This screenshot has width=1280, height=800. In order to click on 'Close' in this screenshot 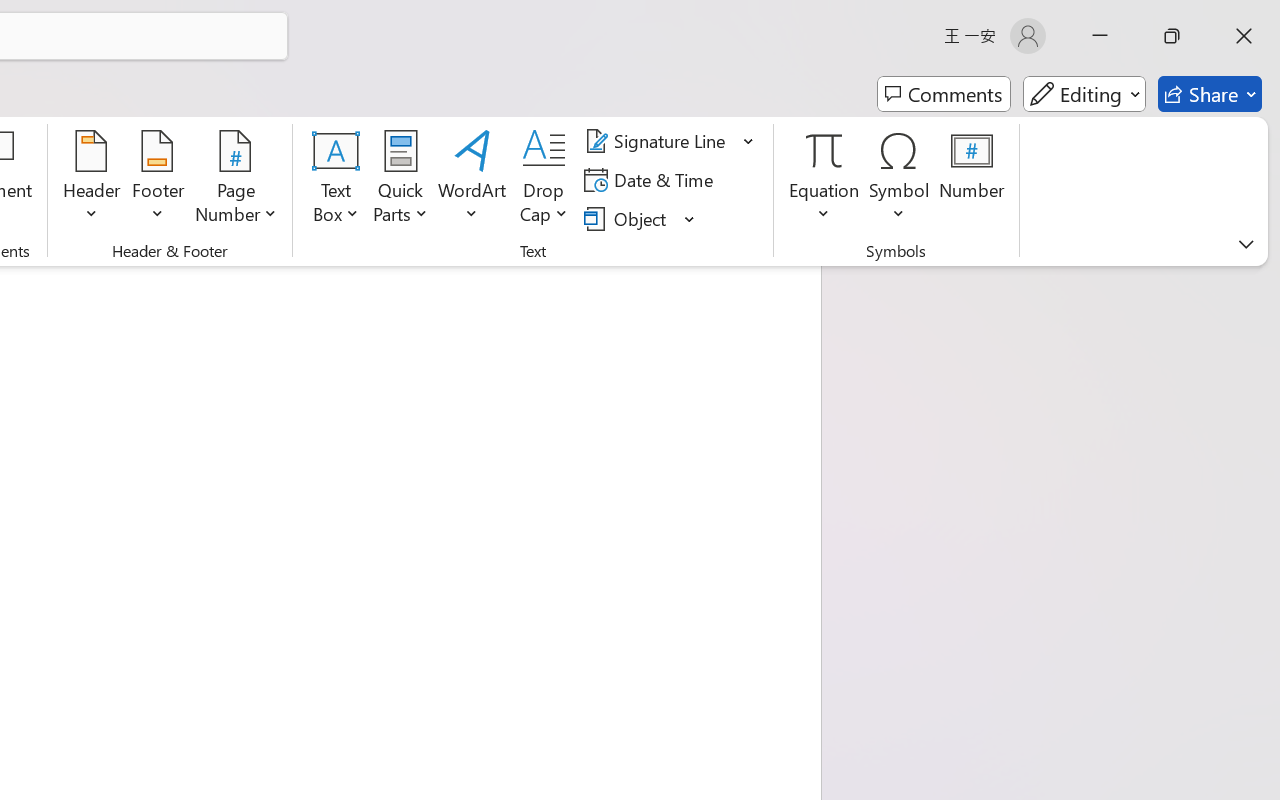, I will do `click(1243, 35)`.